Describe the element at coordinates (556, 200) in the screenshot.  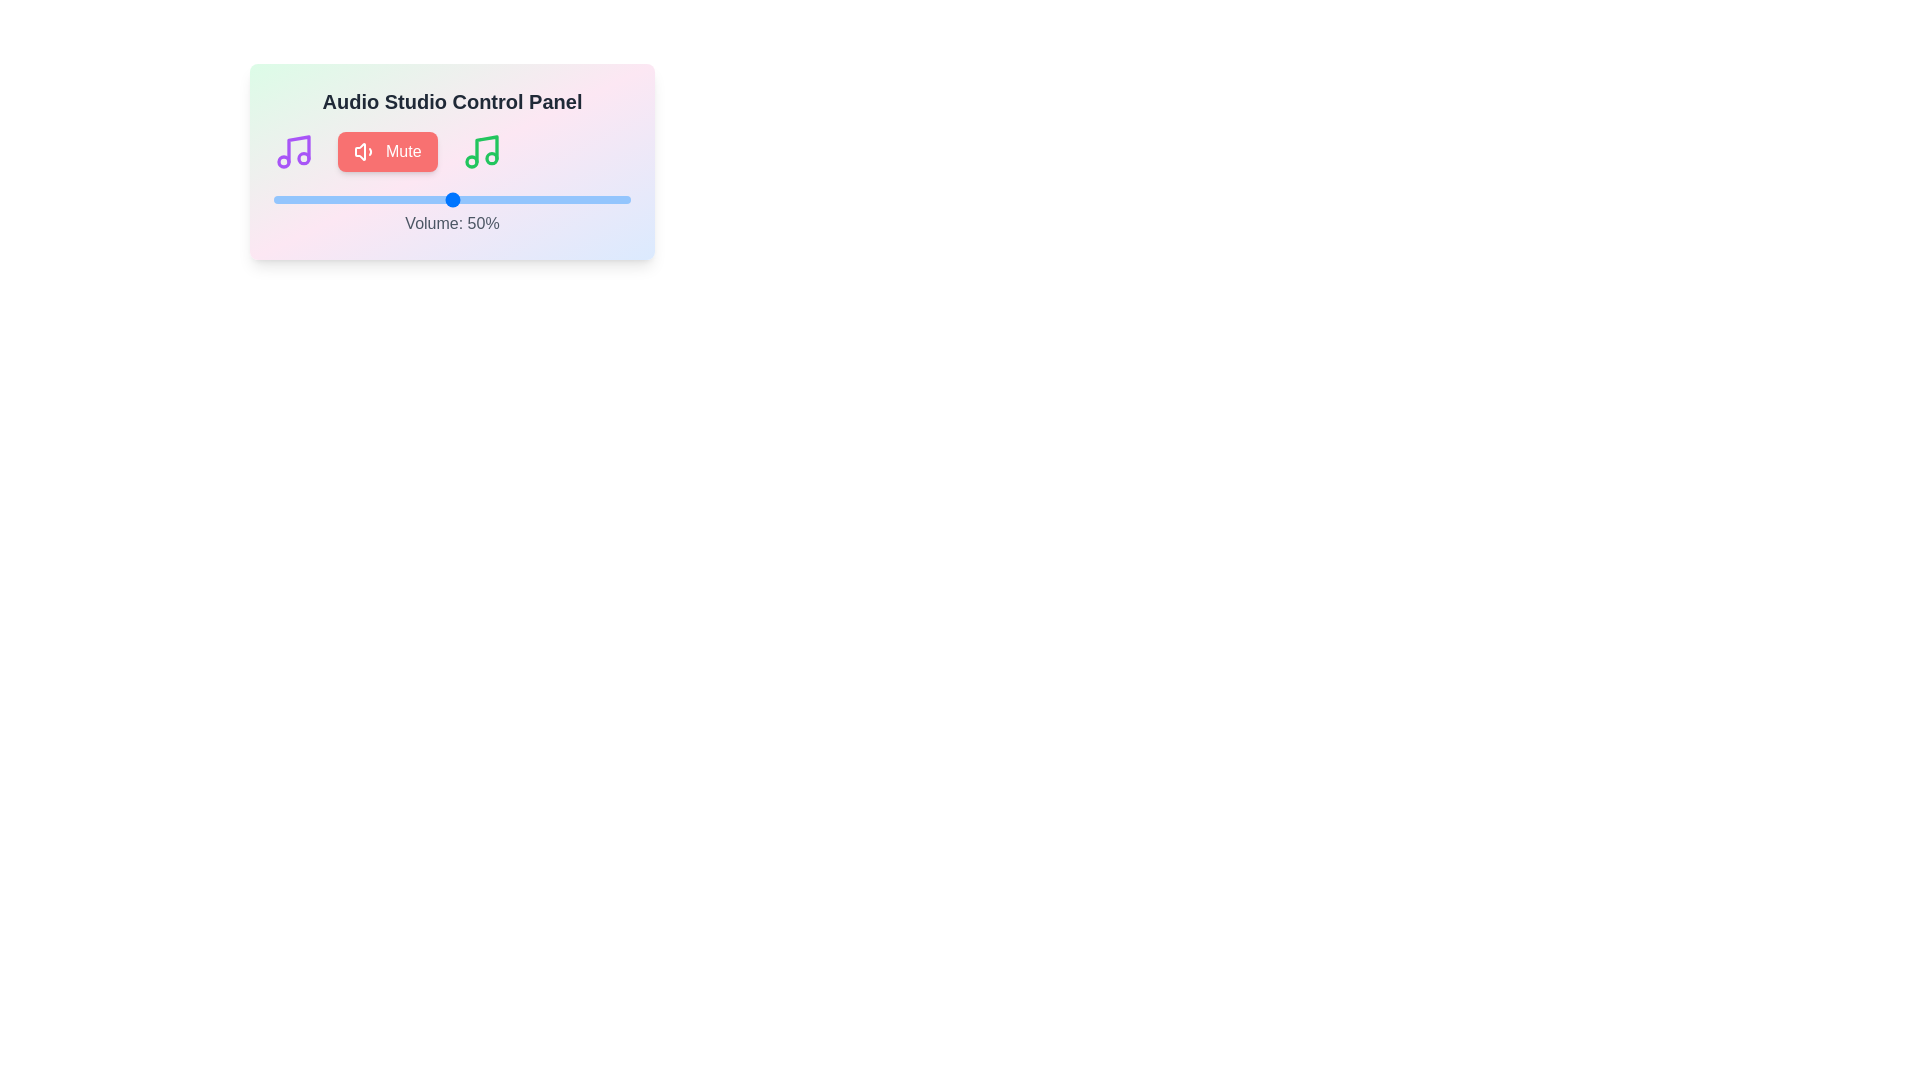
I see `the volume slider to set the volume to 79%` at that location.